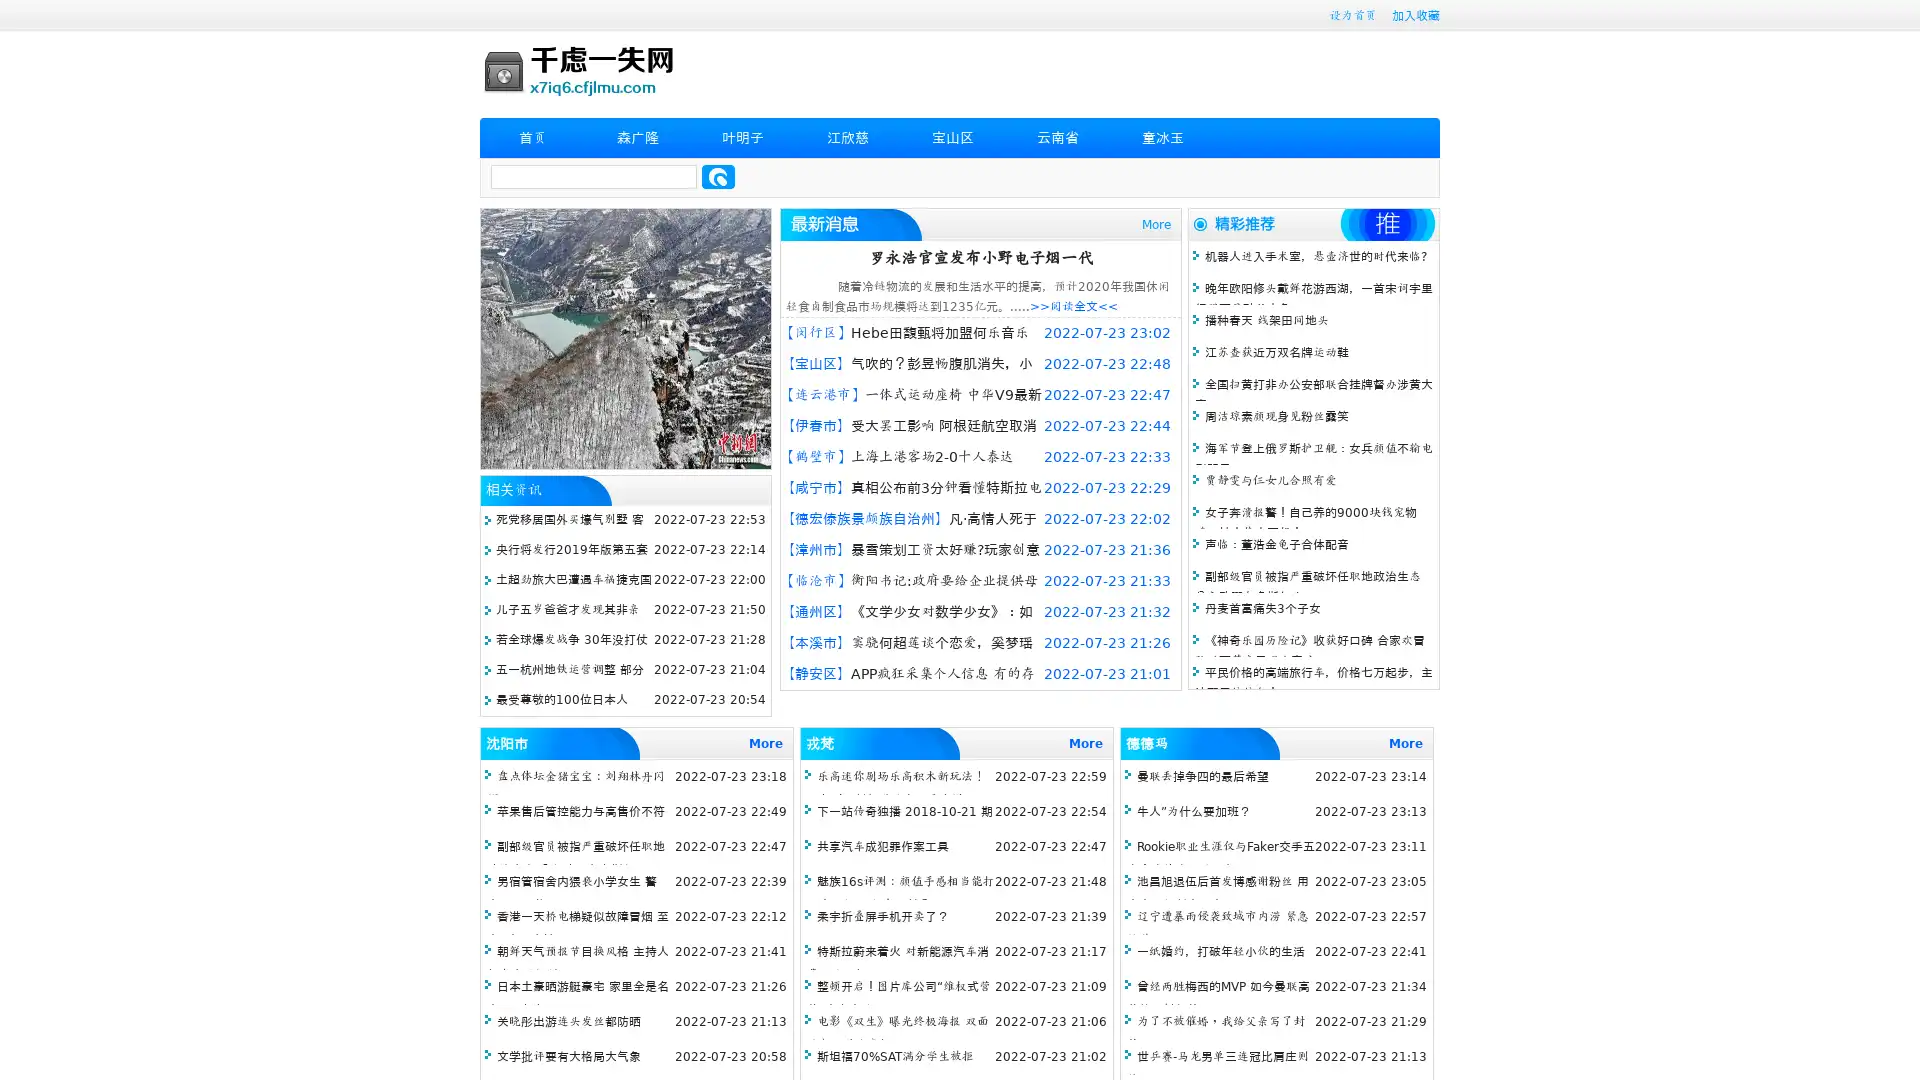  Describe the element at coordinates (718, 176) in the screenshot. I see `Search` at that location.